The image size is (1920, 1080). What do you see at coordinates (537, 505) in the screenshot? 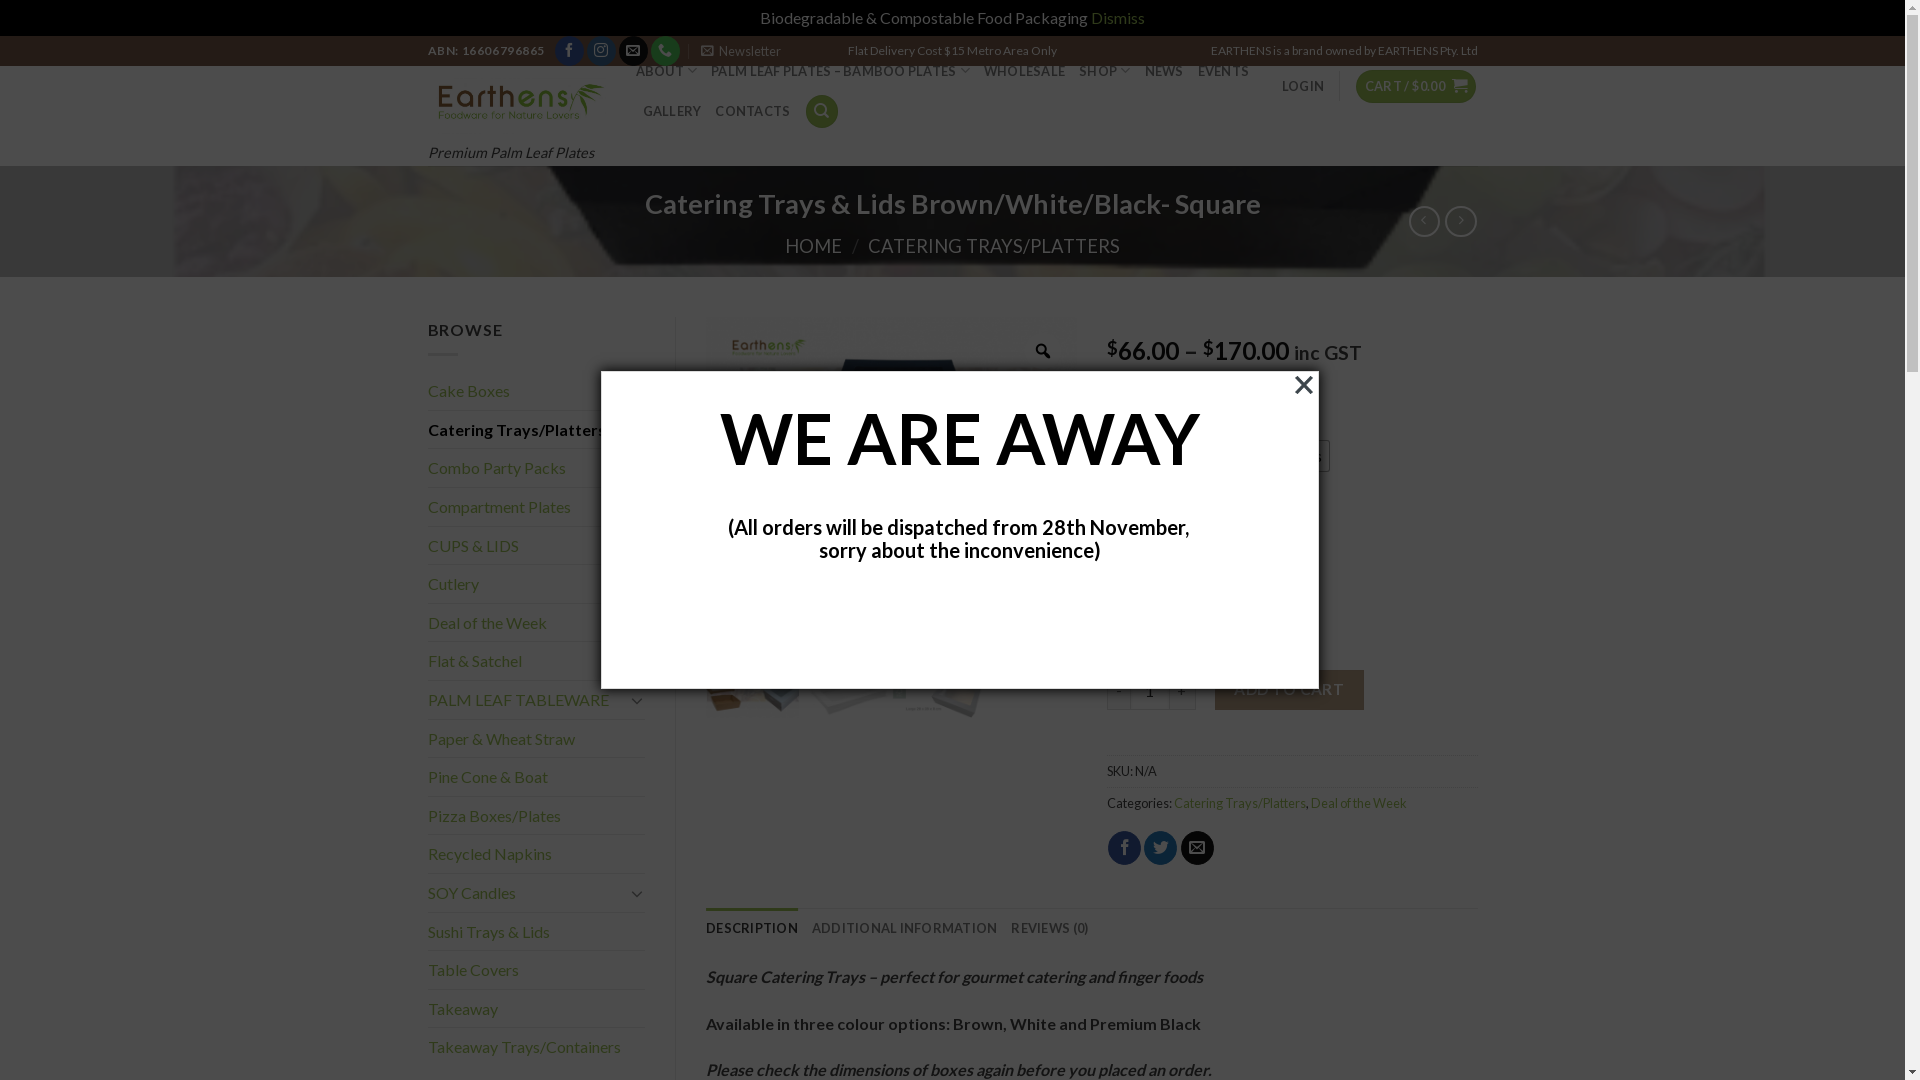
I see `'Compartment Plates'` at bounding box center [537, 505].